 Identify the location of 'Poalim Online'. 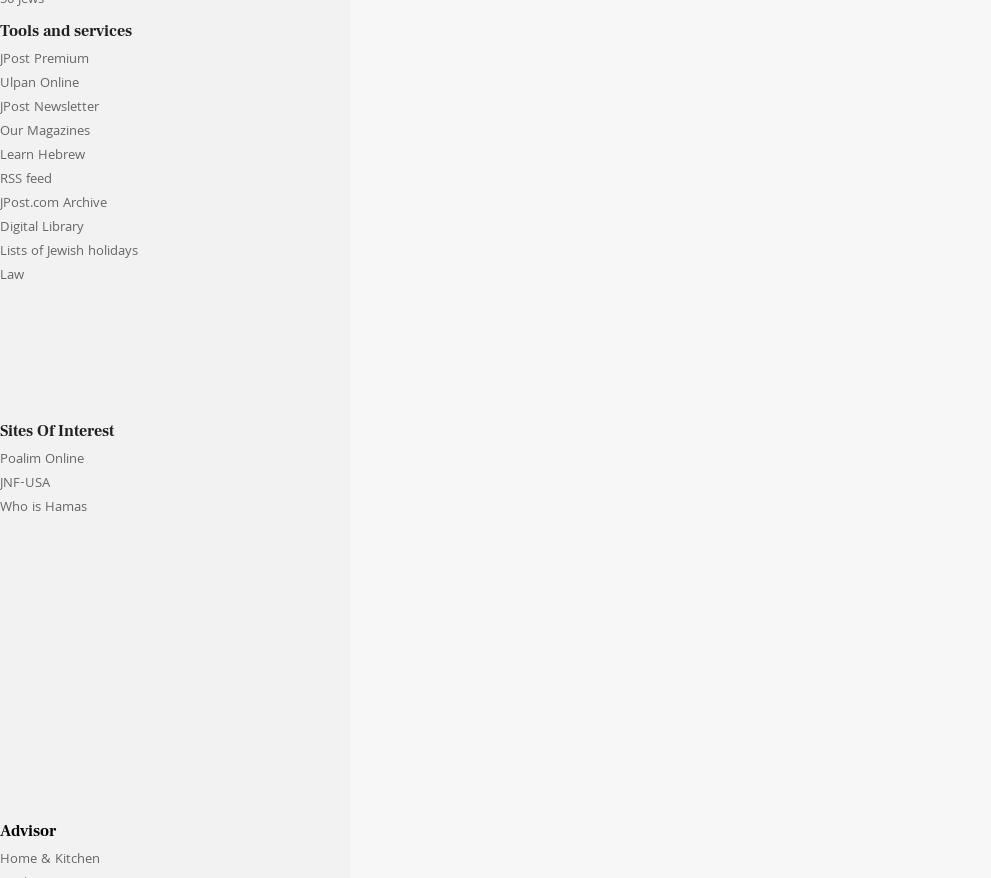
(41, 458).